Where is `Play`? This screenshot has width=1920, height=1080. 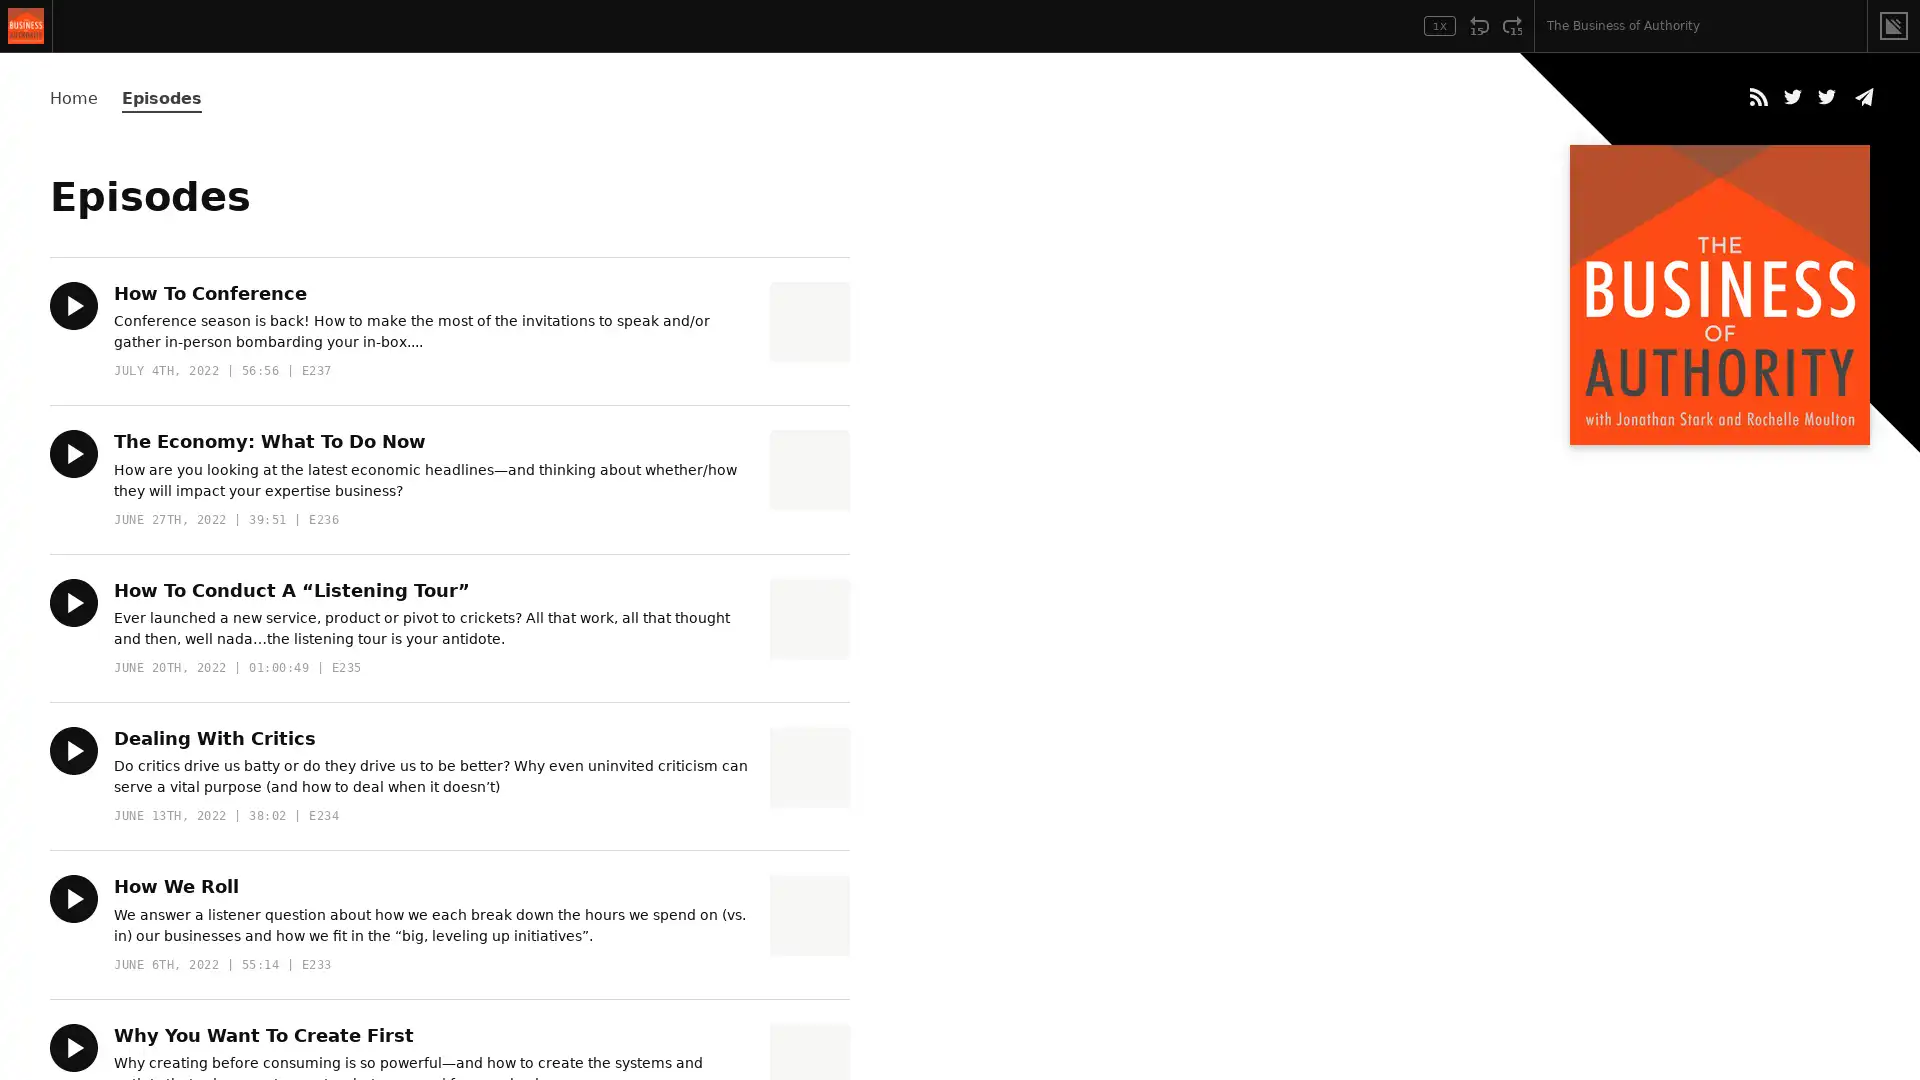
Play is located at coordinates (73, 749).